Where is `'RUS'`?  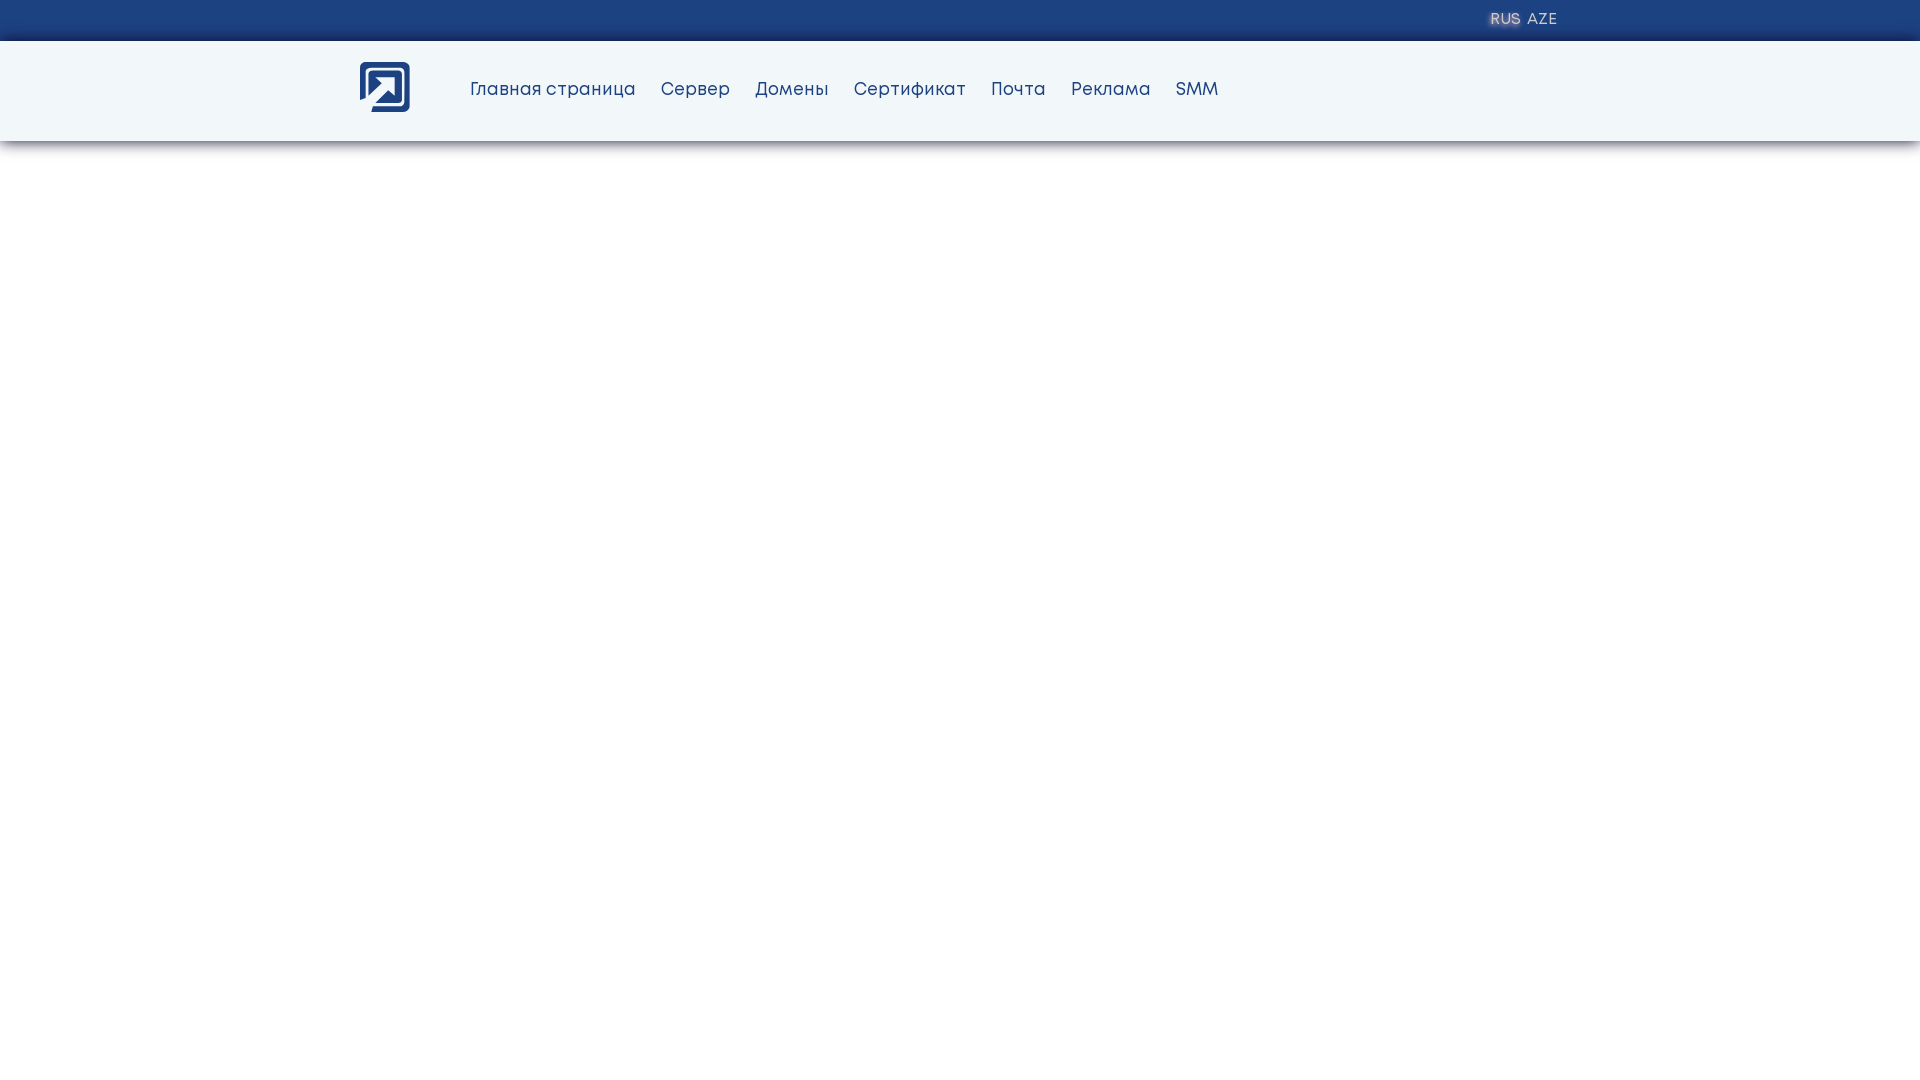 'RUS' is located at coordinates (1487, 19).